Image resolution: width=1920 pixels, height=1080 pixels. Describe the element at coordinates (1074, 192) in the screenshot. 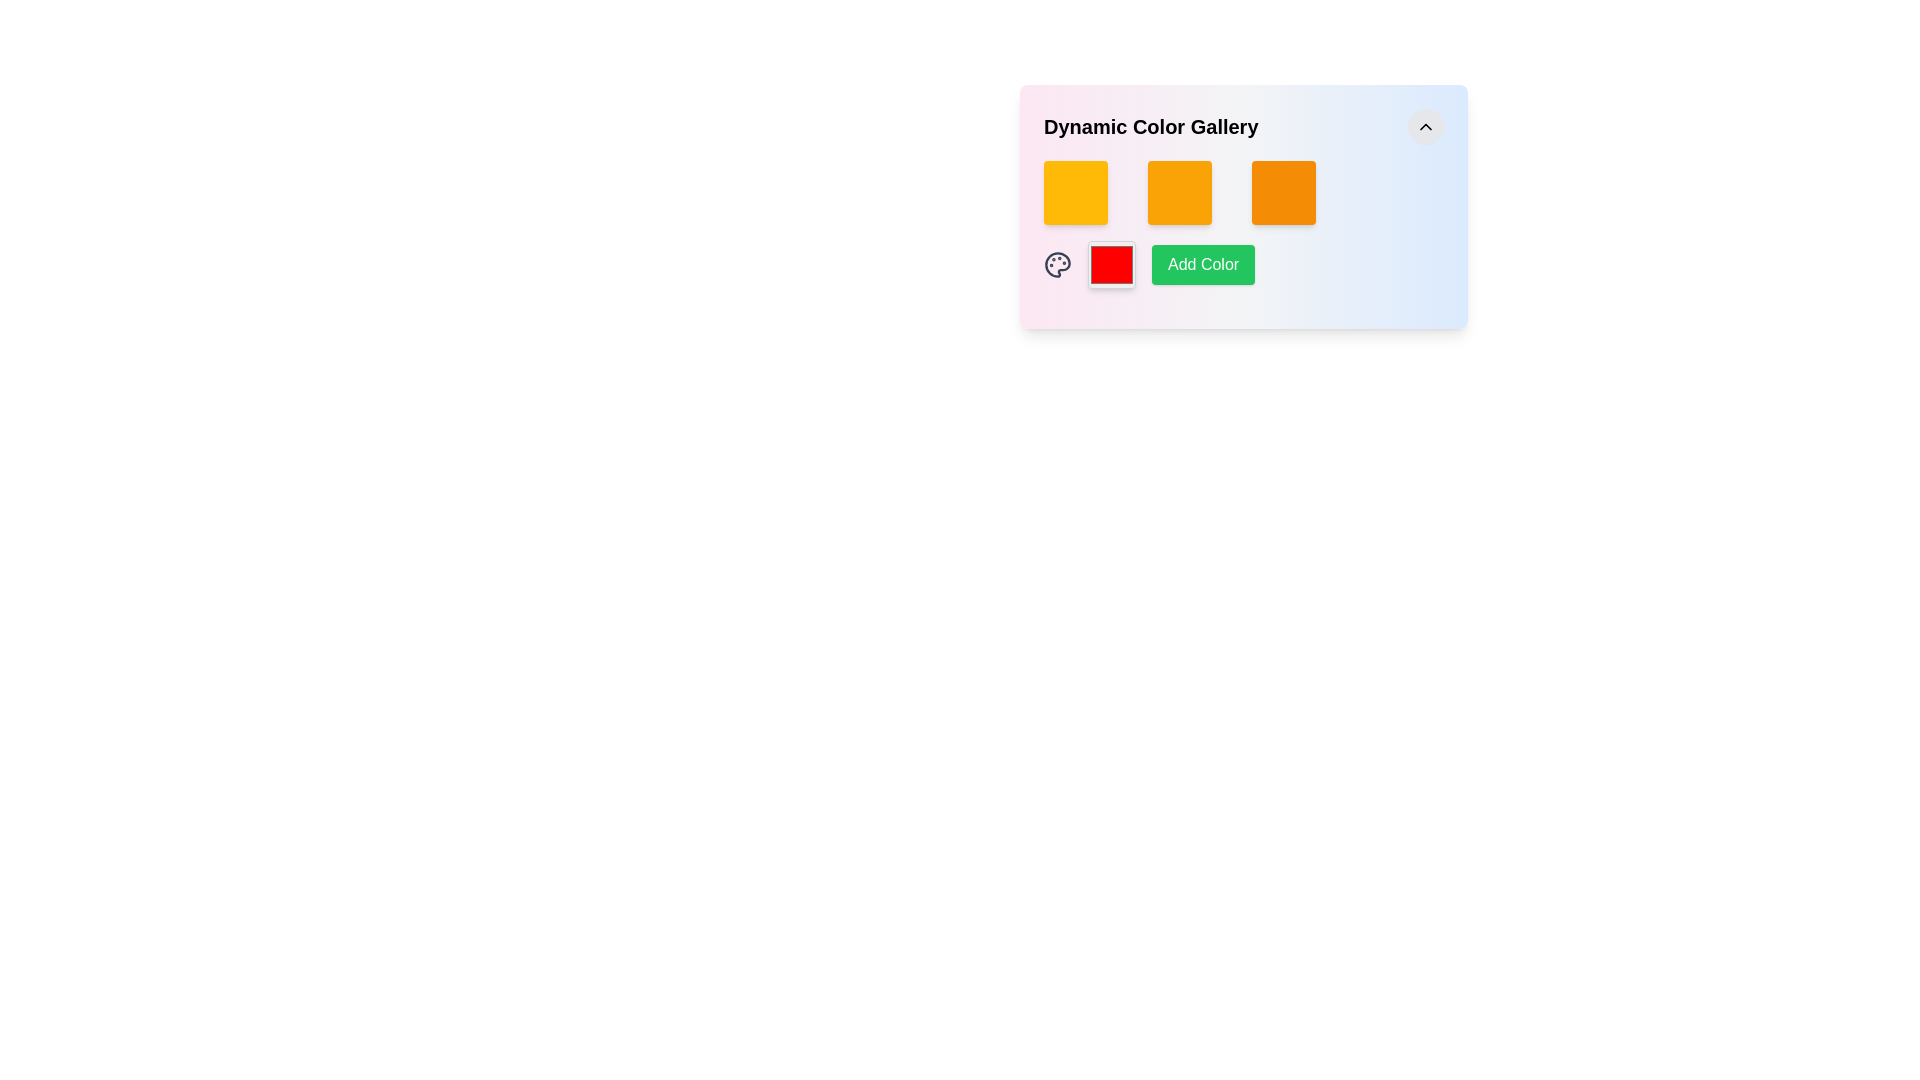

I see `the vibrant yellow color swatch located` at that location.